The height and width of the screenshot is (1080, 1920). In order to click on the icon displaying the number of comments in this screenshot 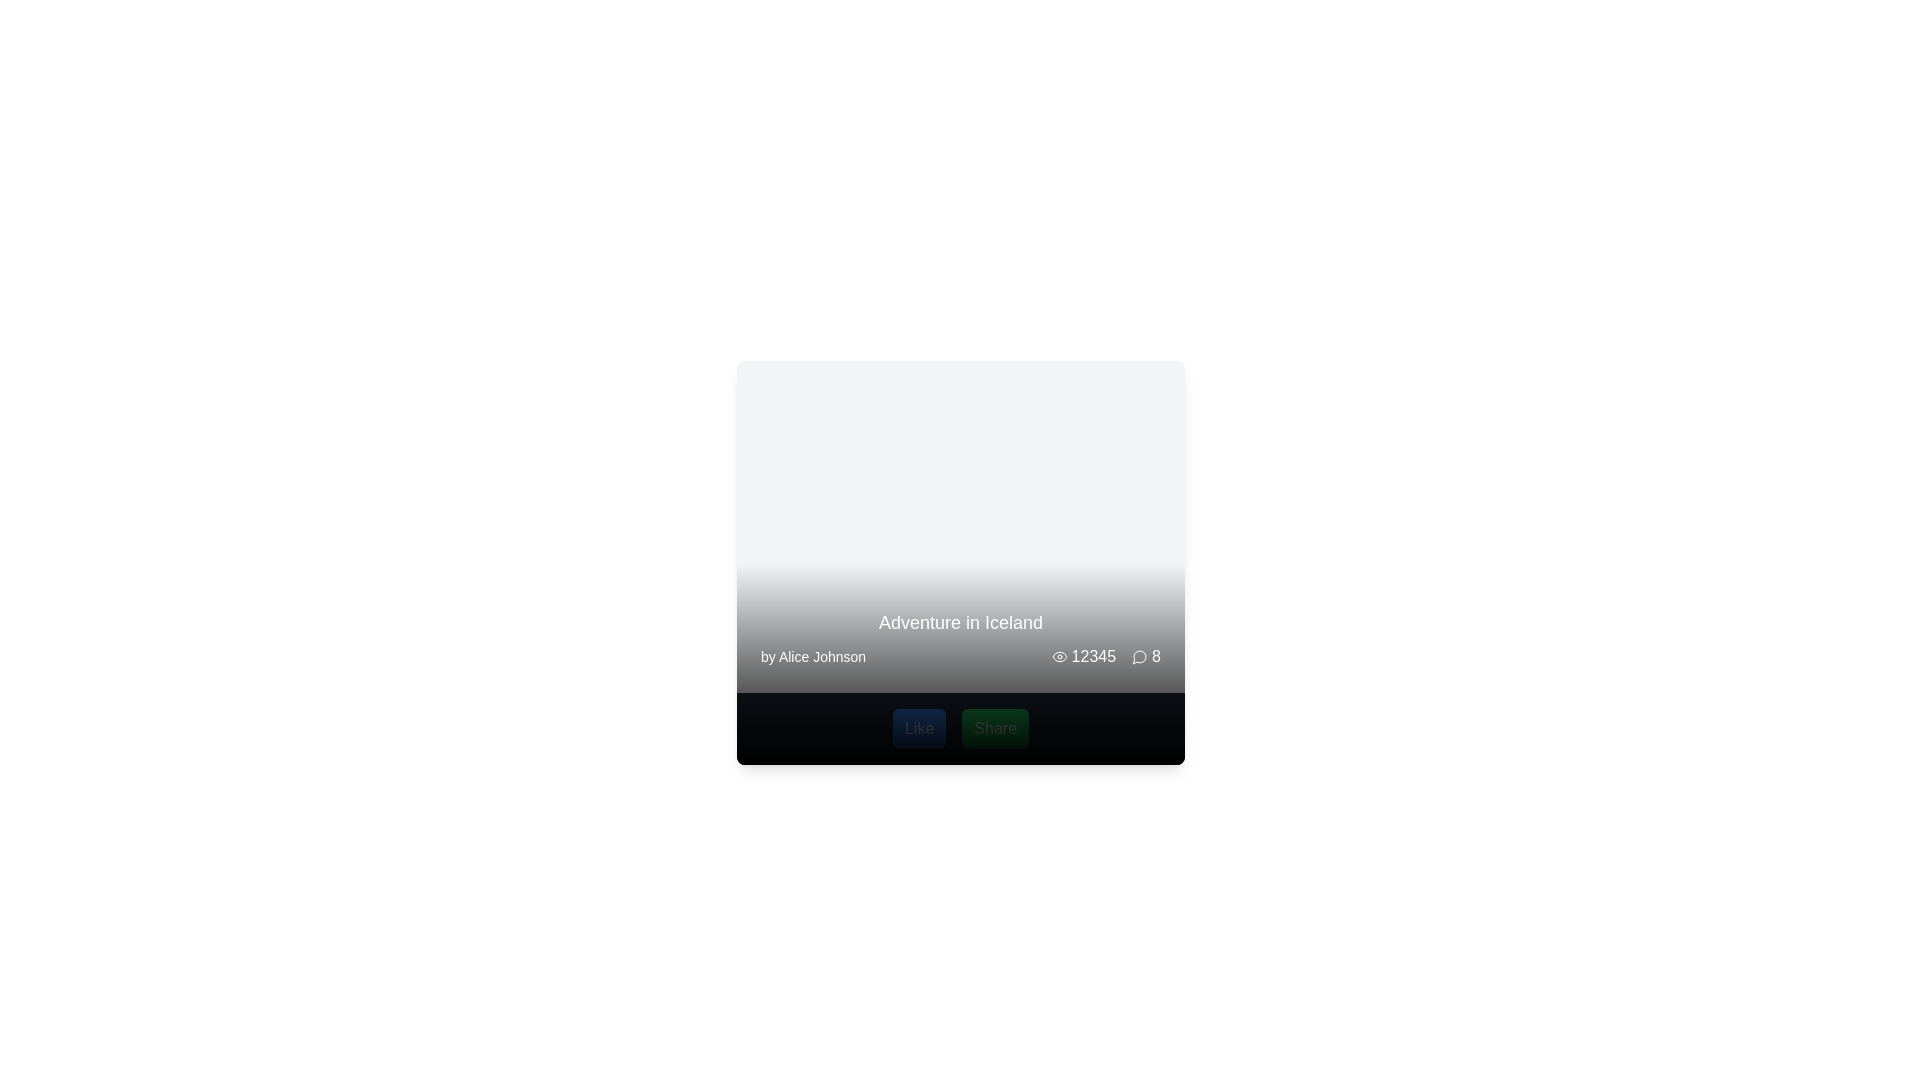, I will do `click(1146, 656)`.